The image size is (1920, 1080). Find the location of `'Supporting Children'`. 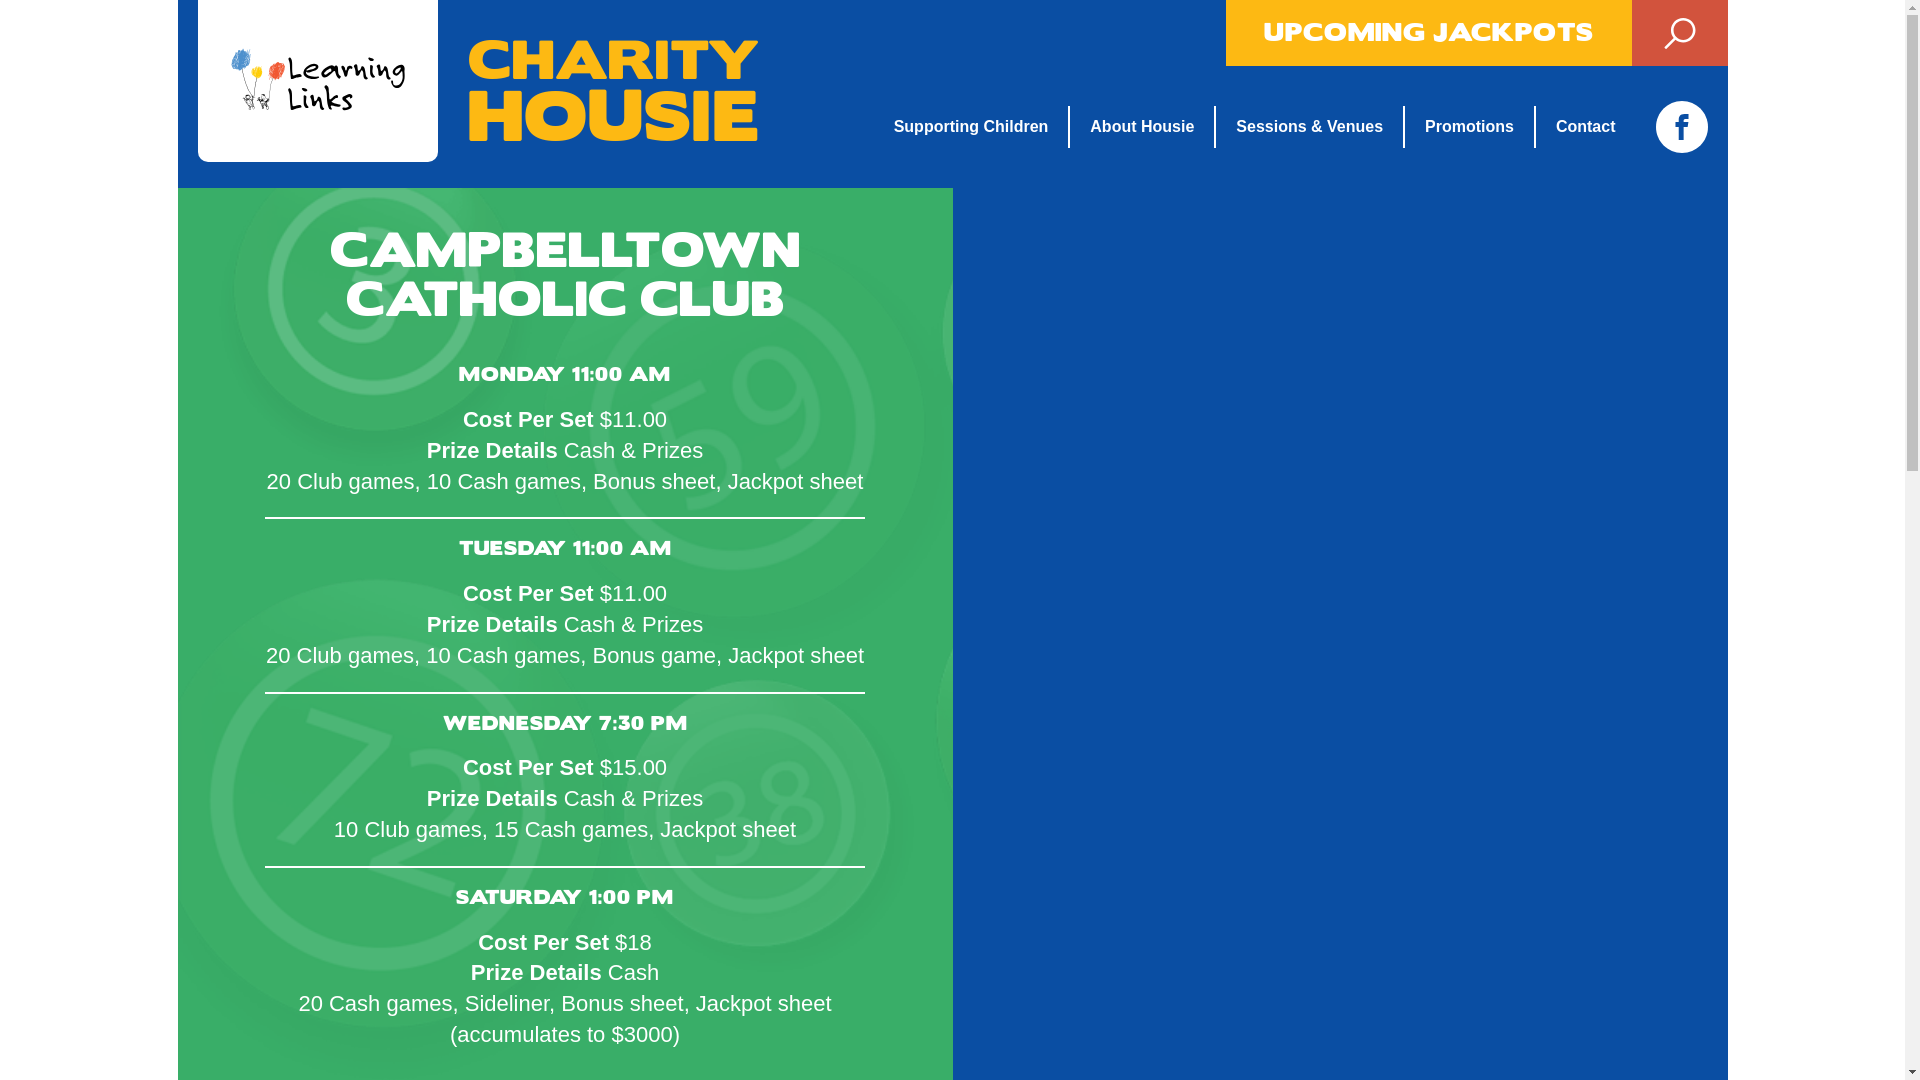

'Supporting Children' is located at coordinates (981, 127).